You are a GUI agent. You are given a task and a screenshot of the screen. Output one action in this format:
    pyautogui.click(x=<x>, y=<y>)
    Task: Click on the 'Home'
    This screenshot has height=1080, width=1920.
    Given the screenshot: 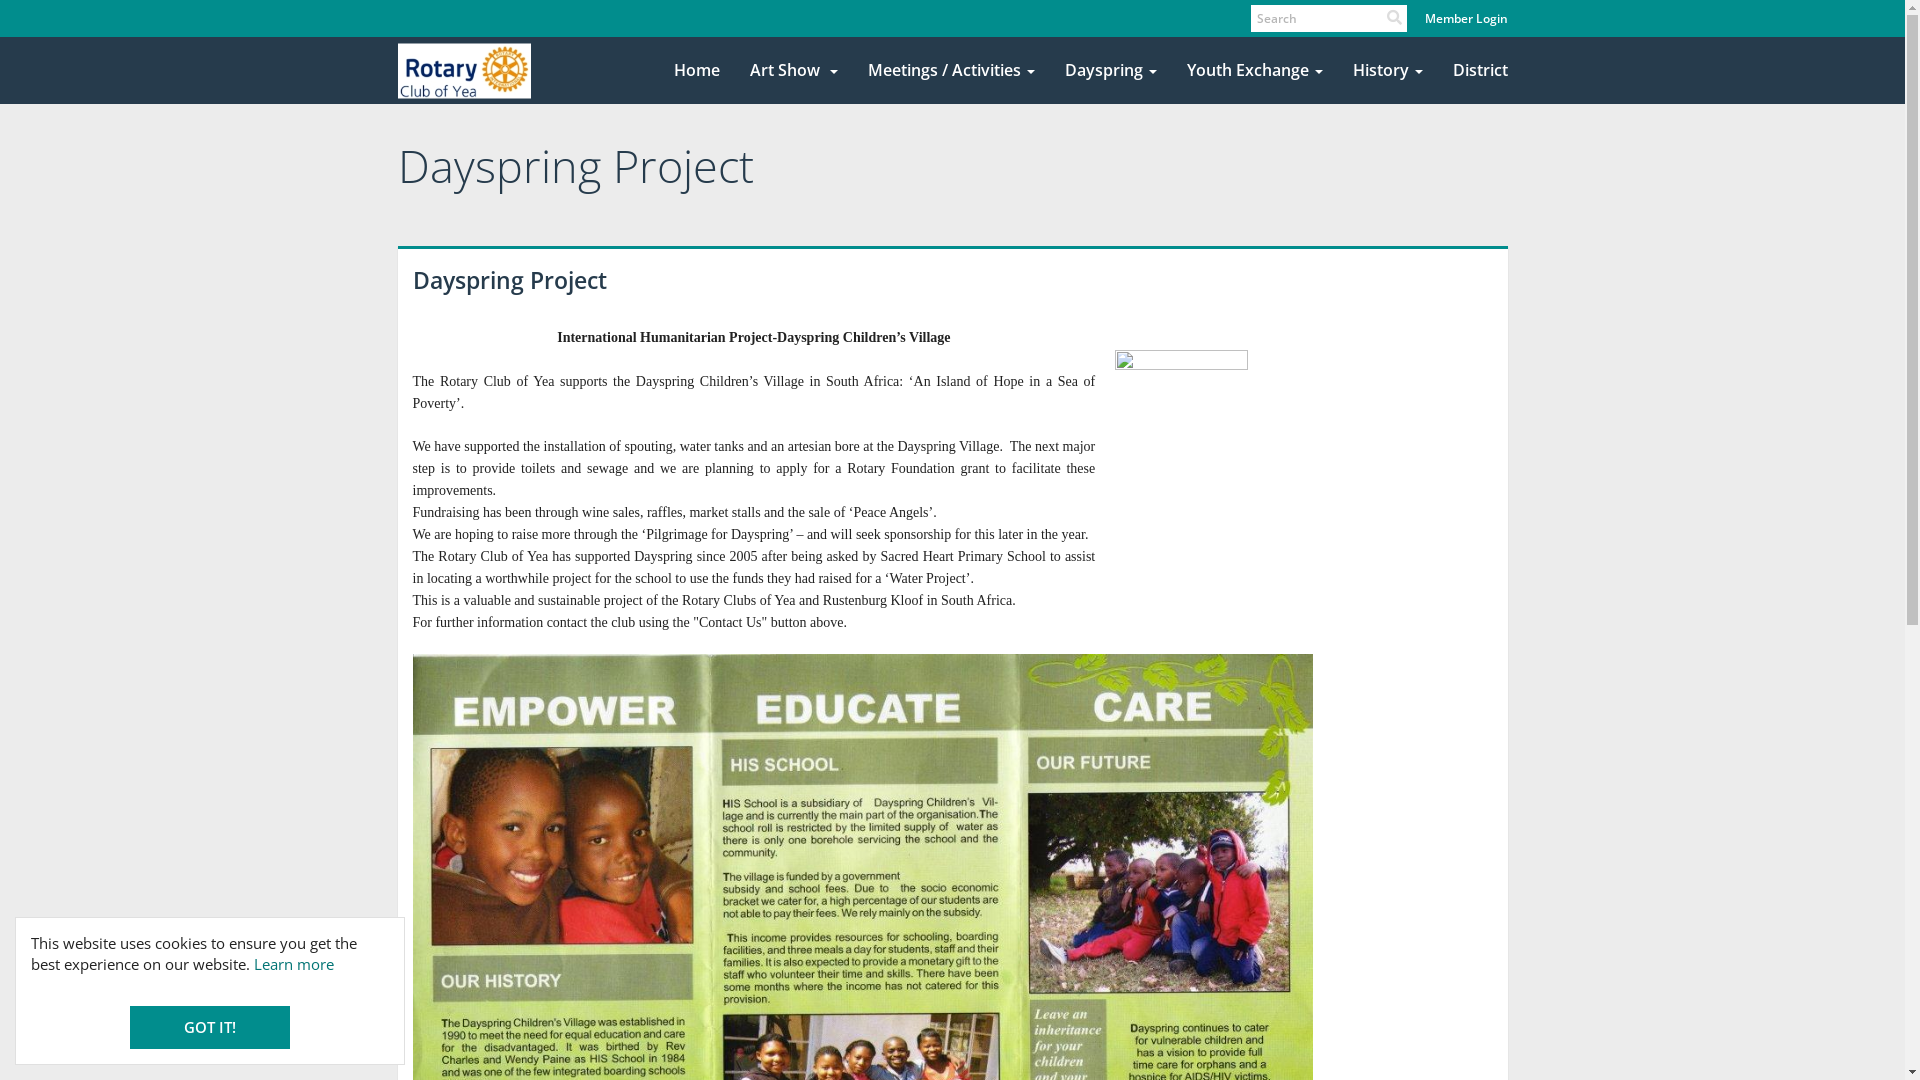 What is the action you would take?
    pyautogui.click(x=696, y=69)
    